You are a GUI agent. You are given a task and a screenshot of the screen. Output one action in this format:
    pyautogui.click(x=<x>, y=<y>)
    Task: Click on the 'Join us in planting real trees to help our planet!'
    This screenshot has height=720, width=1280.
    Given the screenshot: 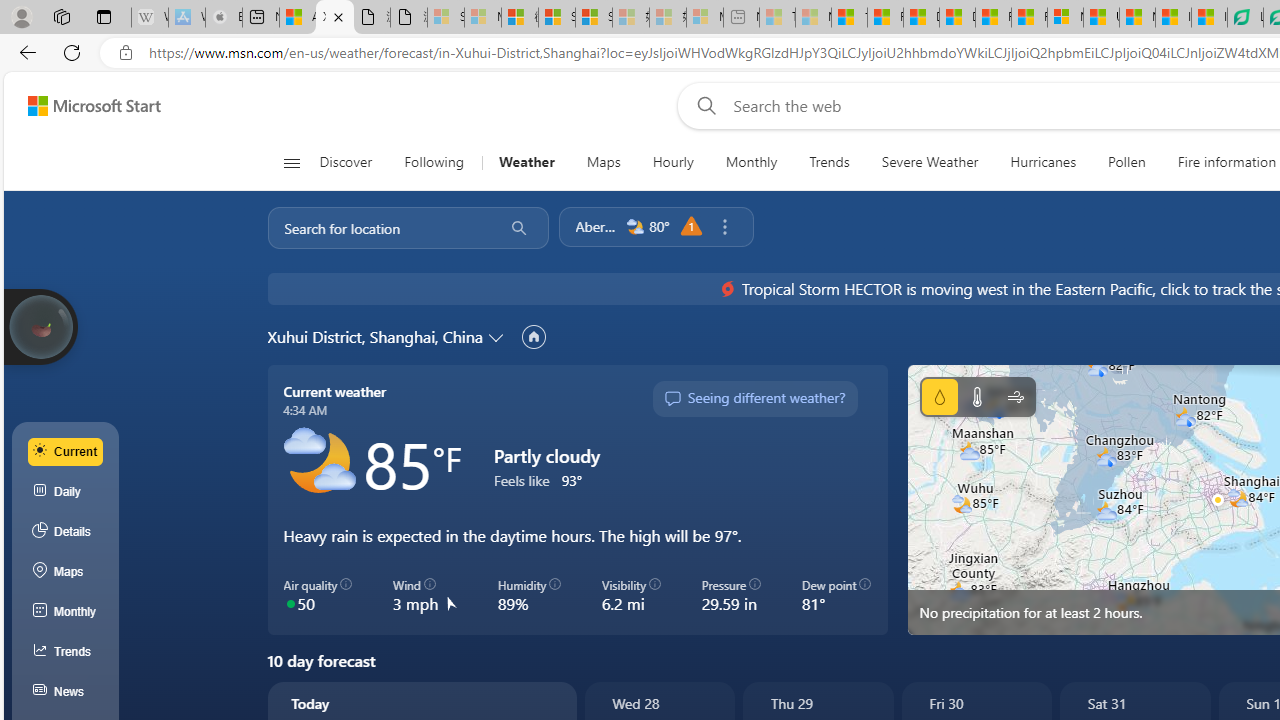 What is the action you would take?
    pyautogui.click(x=40, y=324)
    